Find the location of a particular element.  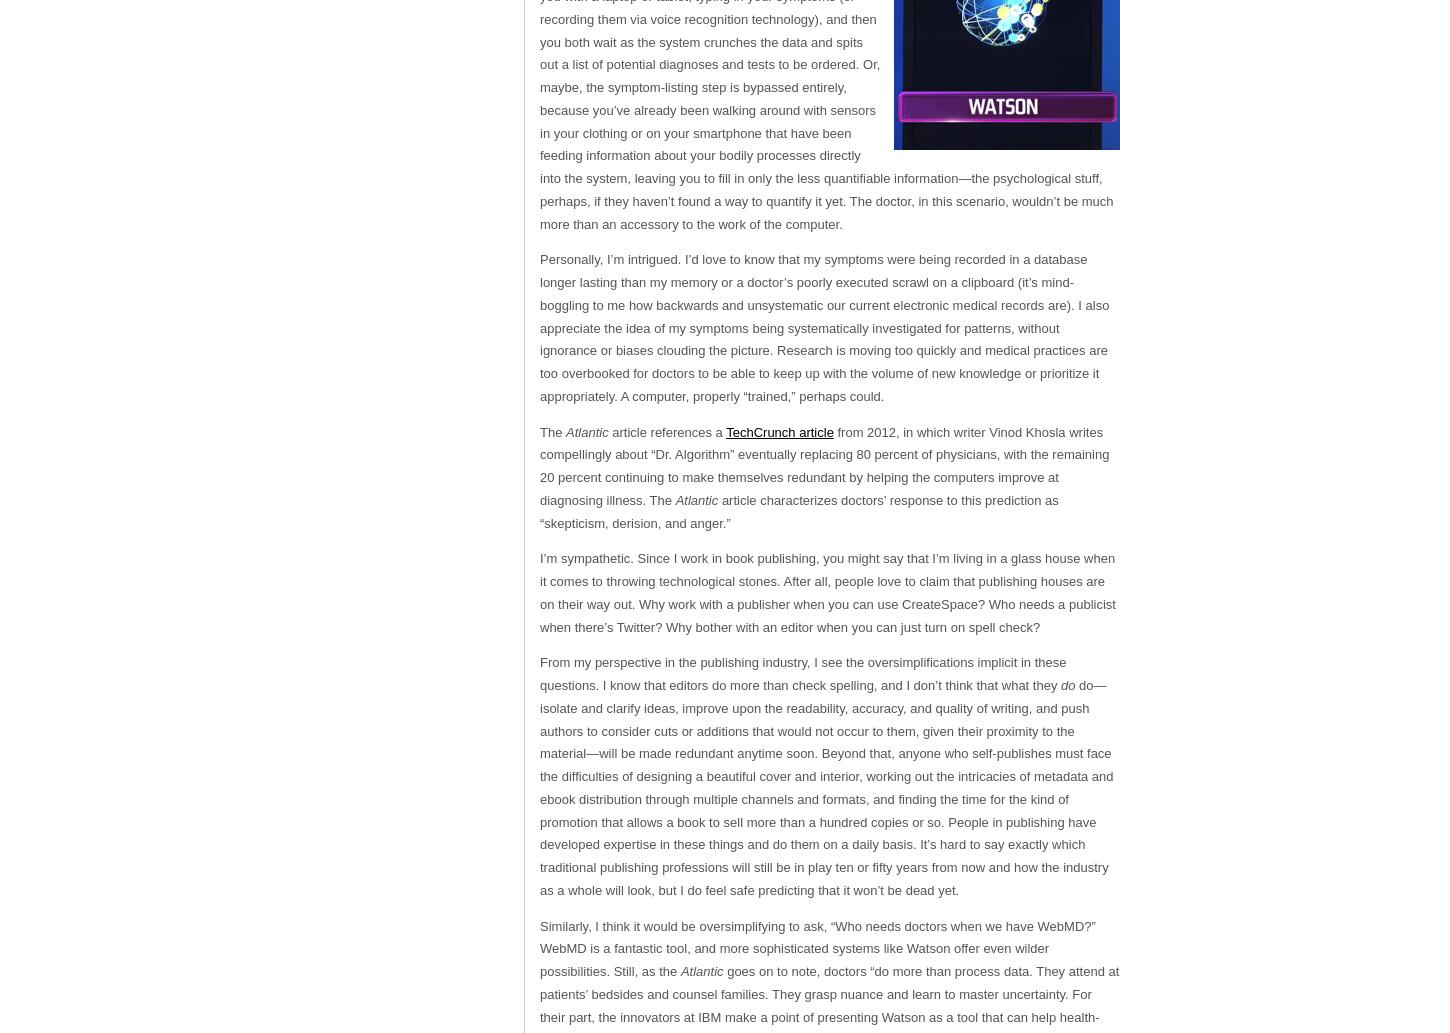

'From my perspective in the publishing industry, I see the oversimplifications implicit in these questions. I know that editors do more than check spelling, and I don’t think that what they' is located at coordinates (539, 673).